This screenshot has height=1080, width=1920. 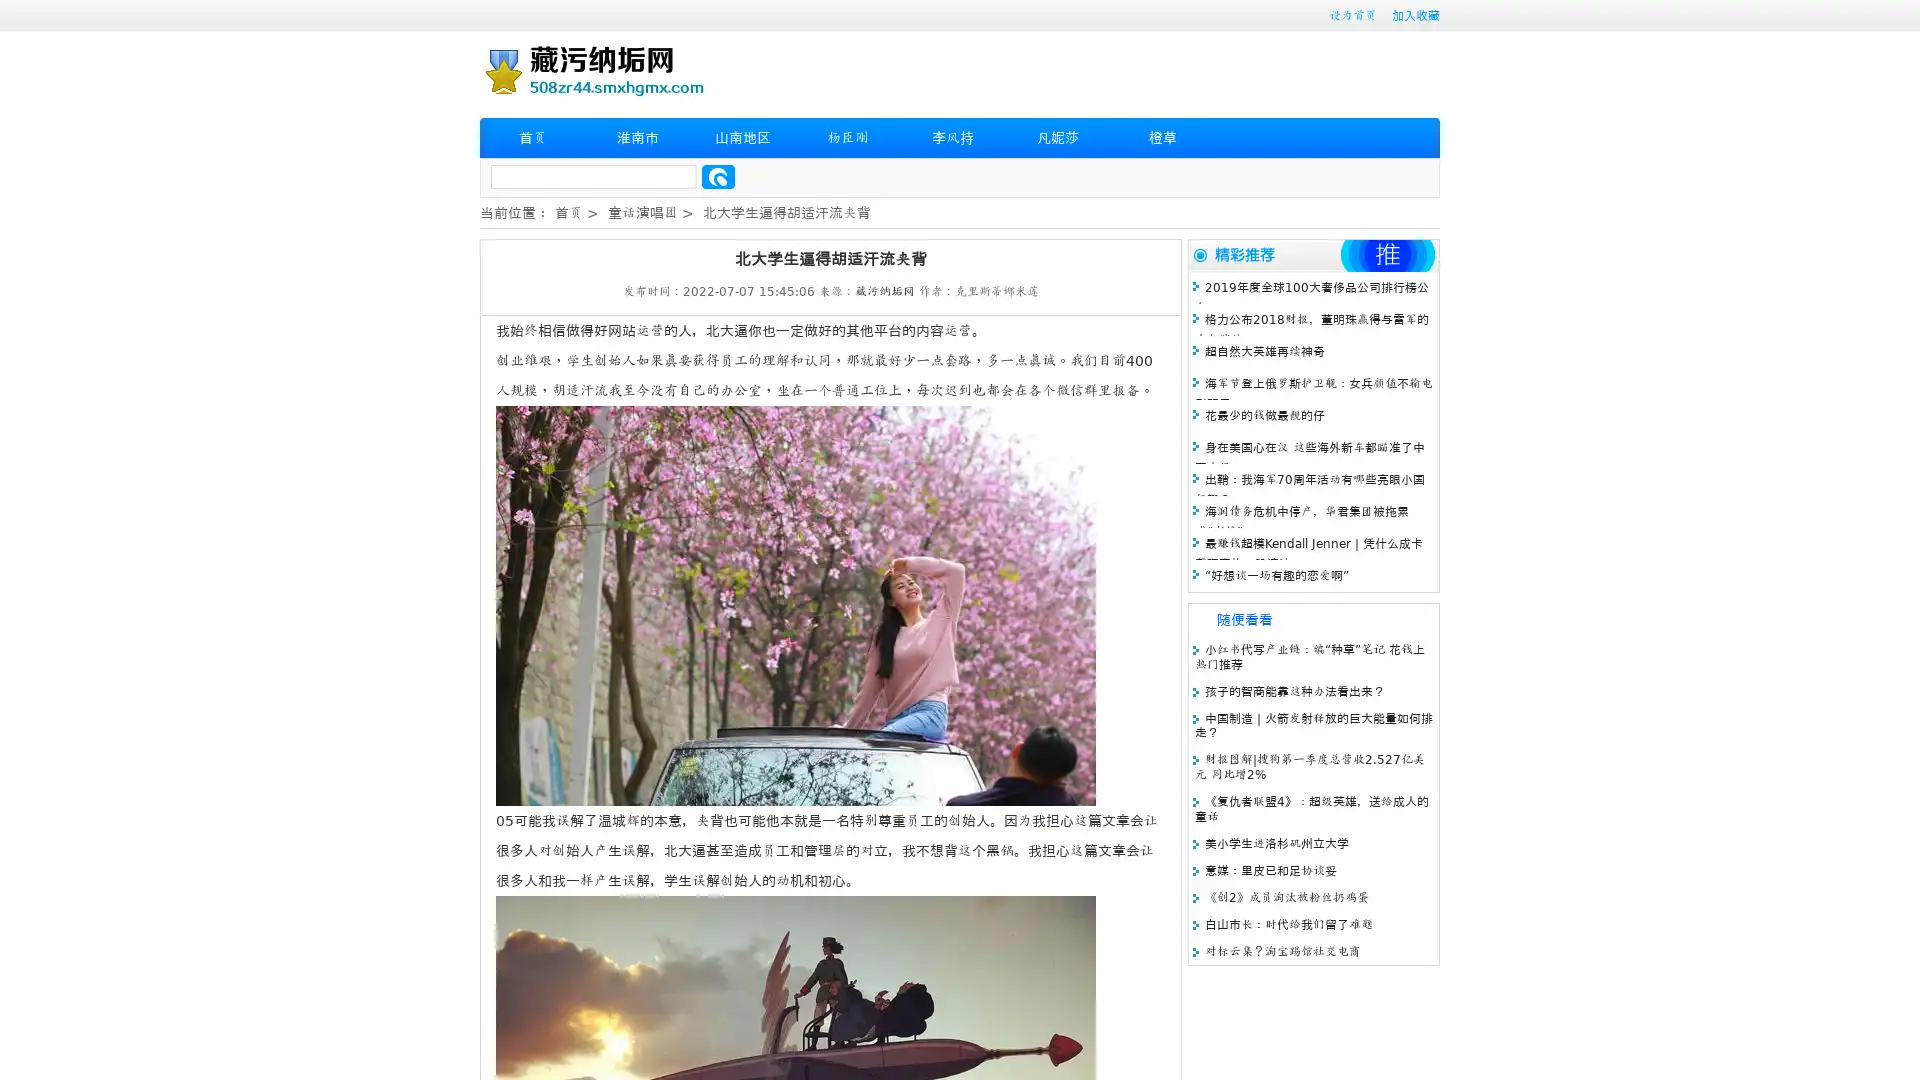 I want to click on Search, so click(x=718, y=176).